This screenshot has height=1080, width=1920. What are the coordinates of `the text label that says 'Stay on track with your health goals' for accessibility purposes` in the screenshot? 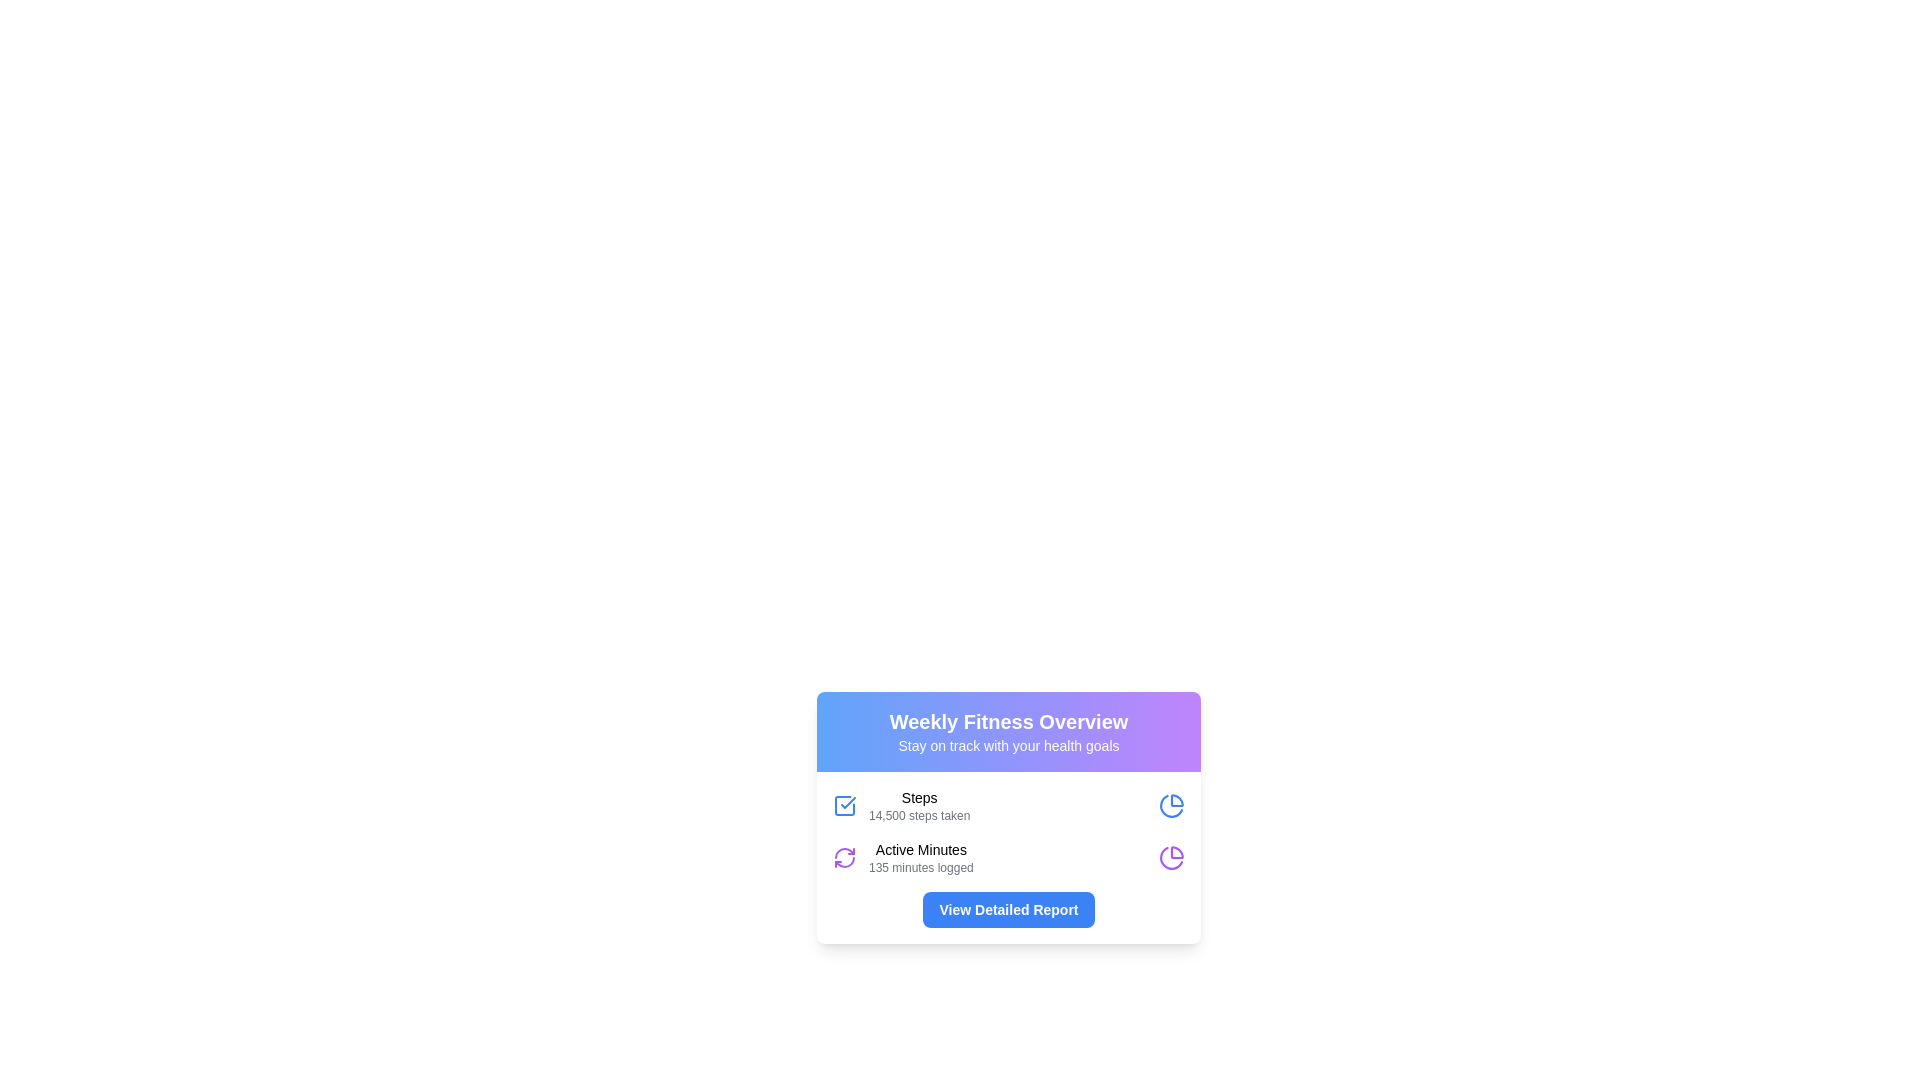 It's located at (1008, 745).